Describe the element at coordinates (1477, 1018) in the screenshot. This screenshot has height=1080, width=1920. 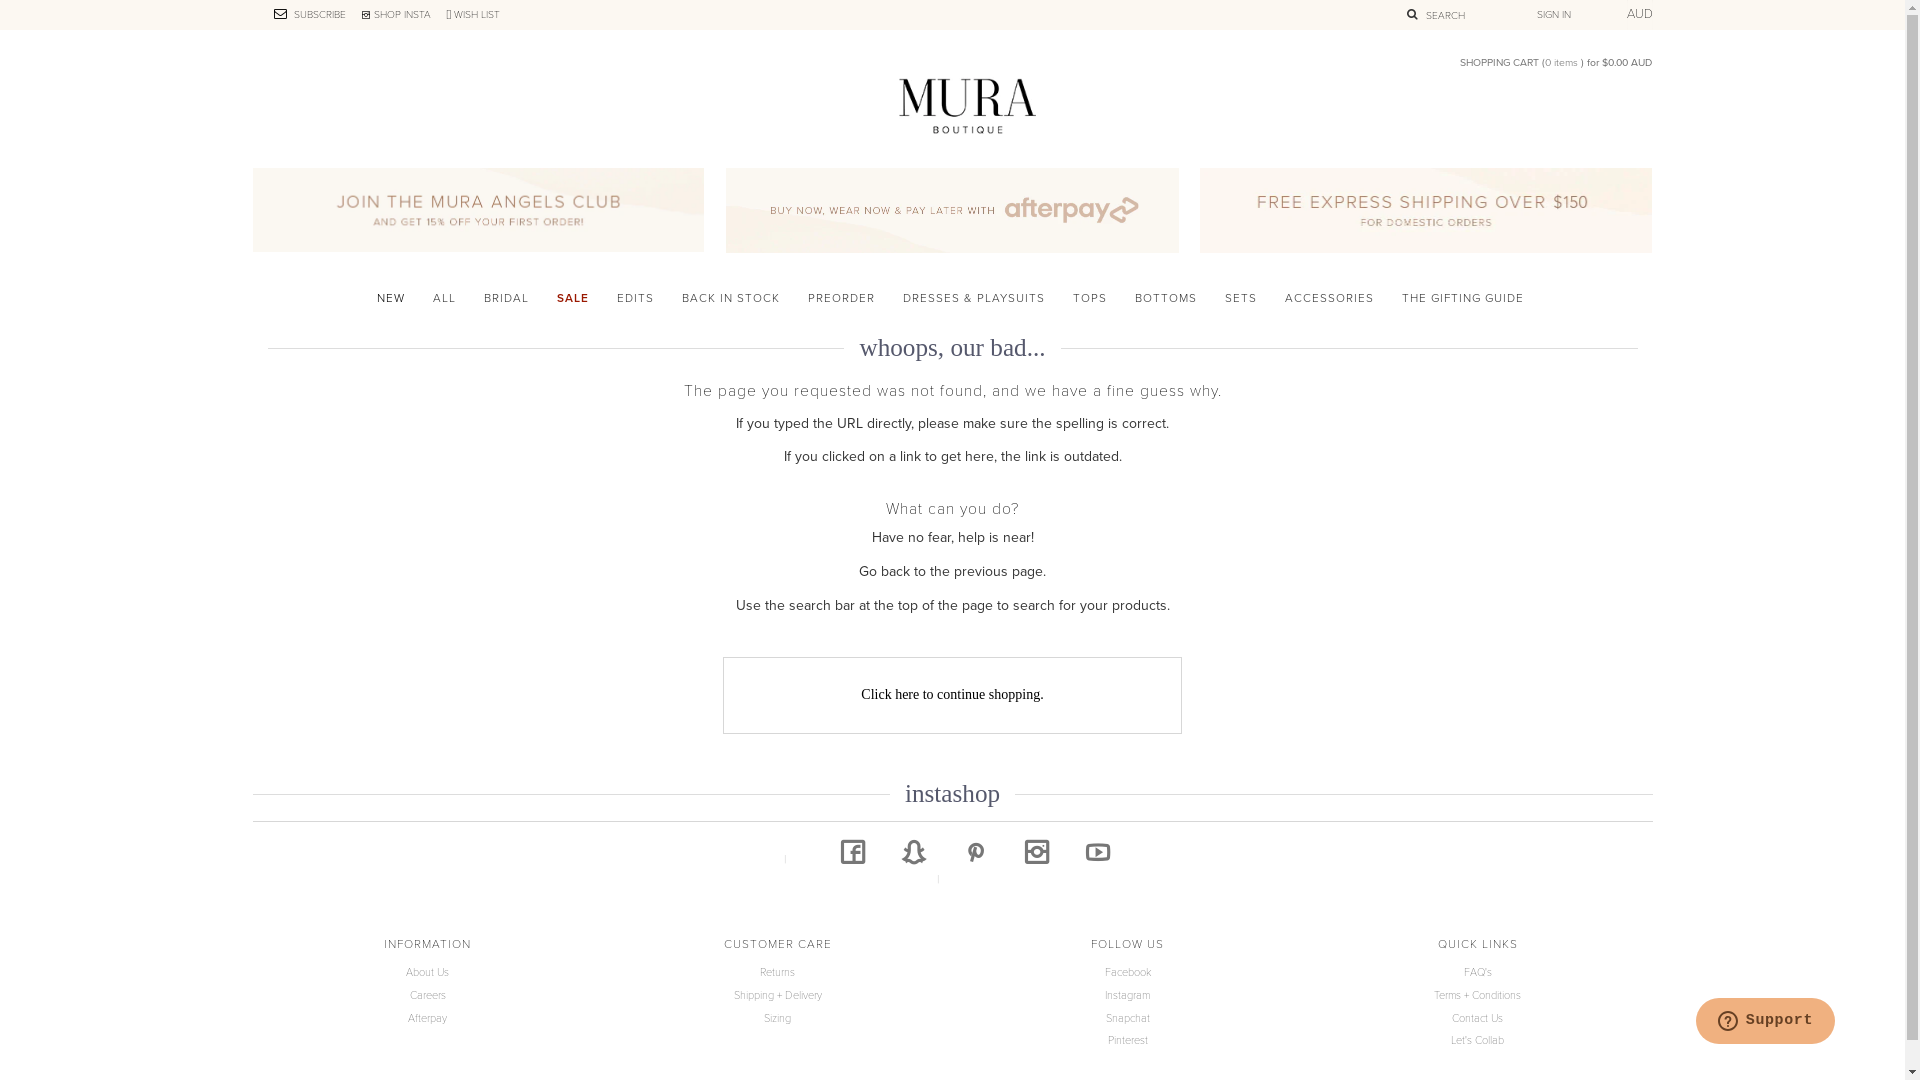
I see `'Contact Us'` at that location.